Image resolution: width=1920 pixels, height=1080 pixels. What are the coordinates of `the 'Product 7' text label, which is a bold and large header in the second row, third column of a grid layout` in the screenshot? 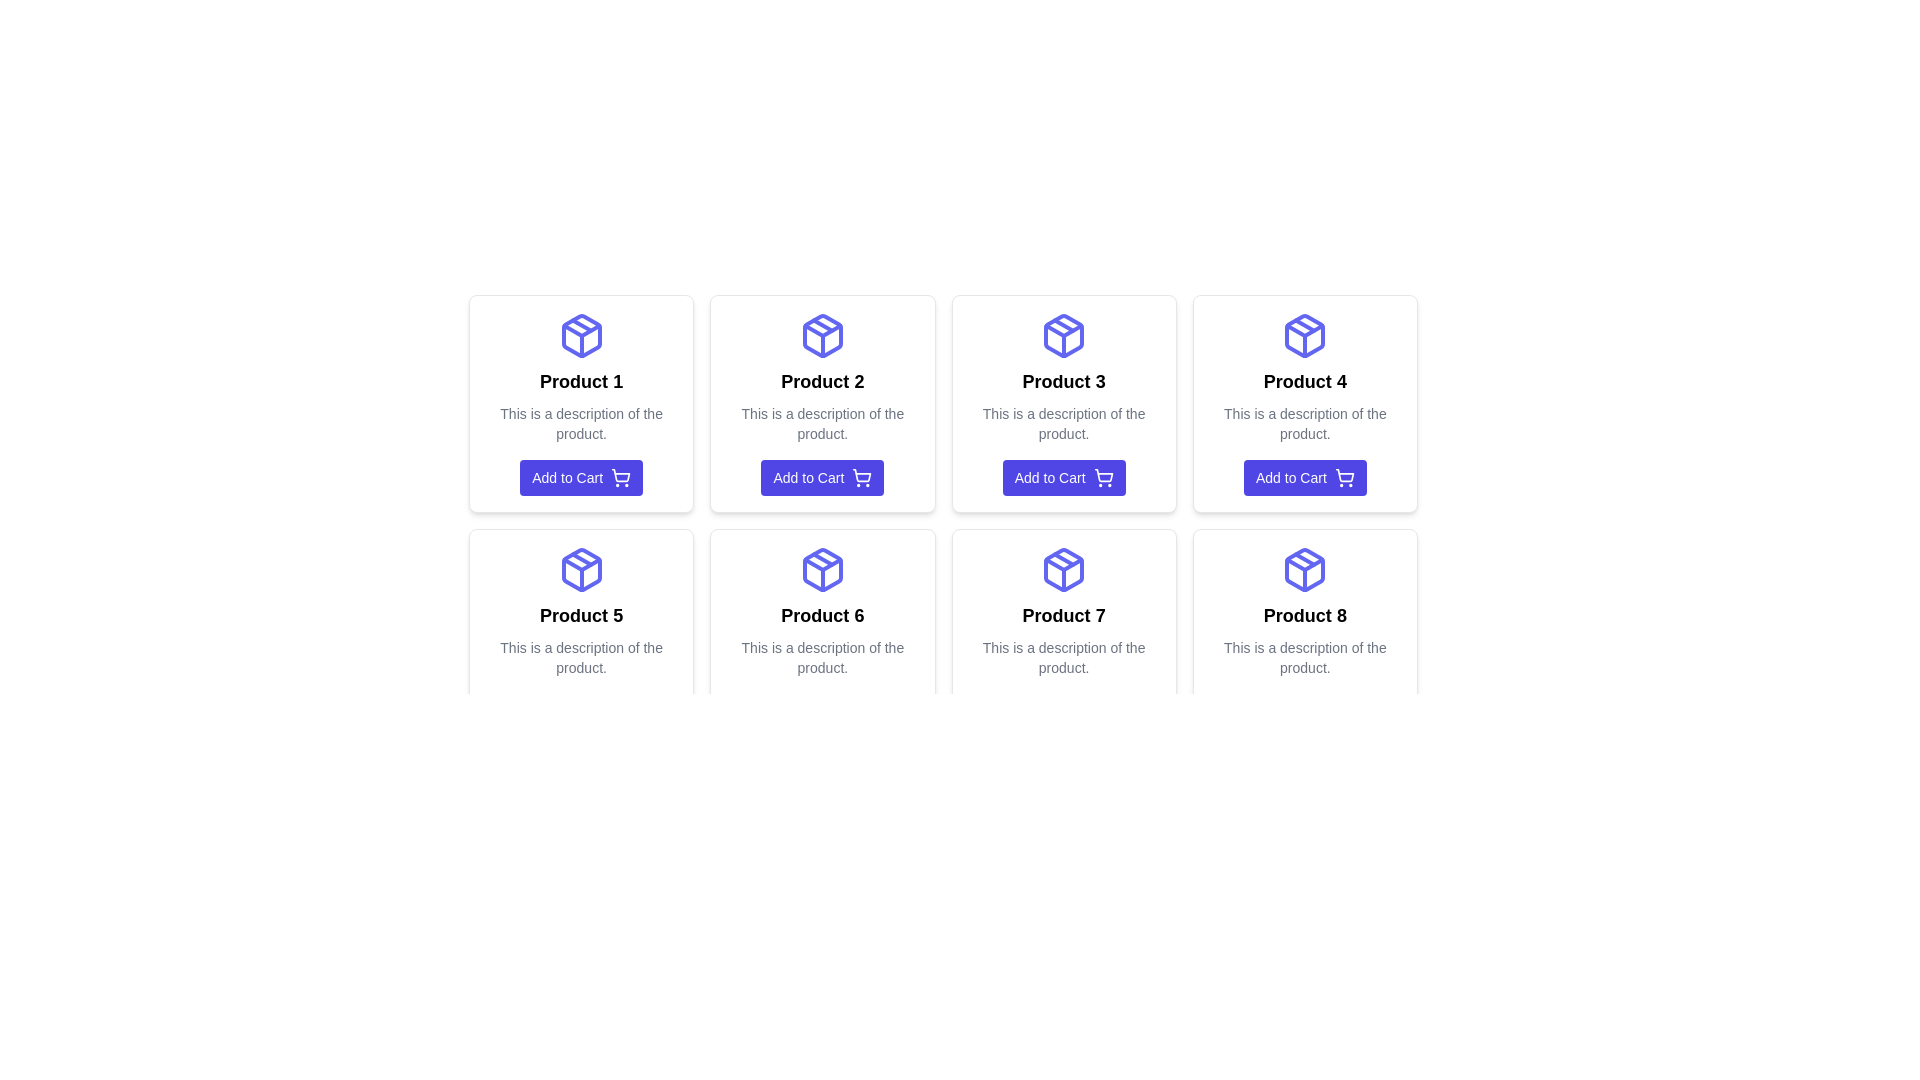 It's located at (1063, 615).